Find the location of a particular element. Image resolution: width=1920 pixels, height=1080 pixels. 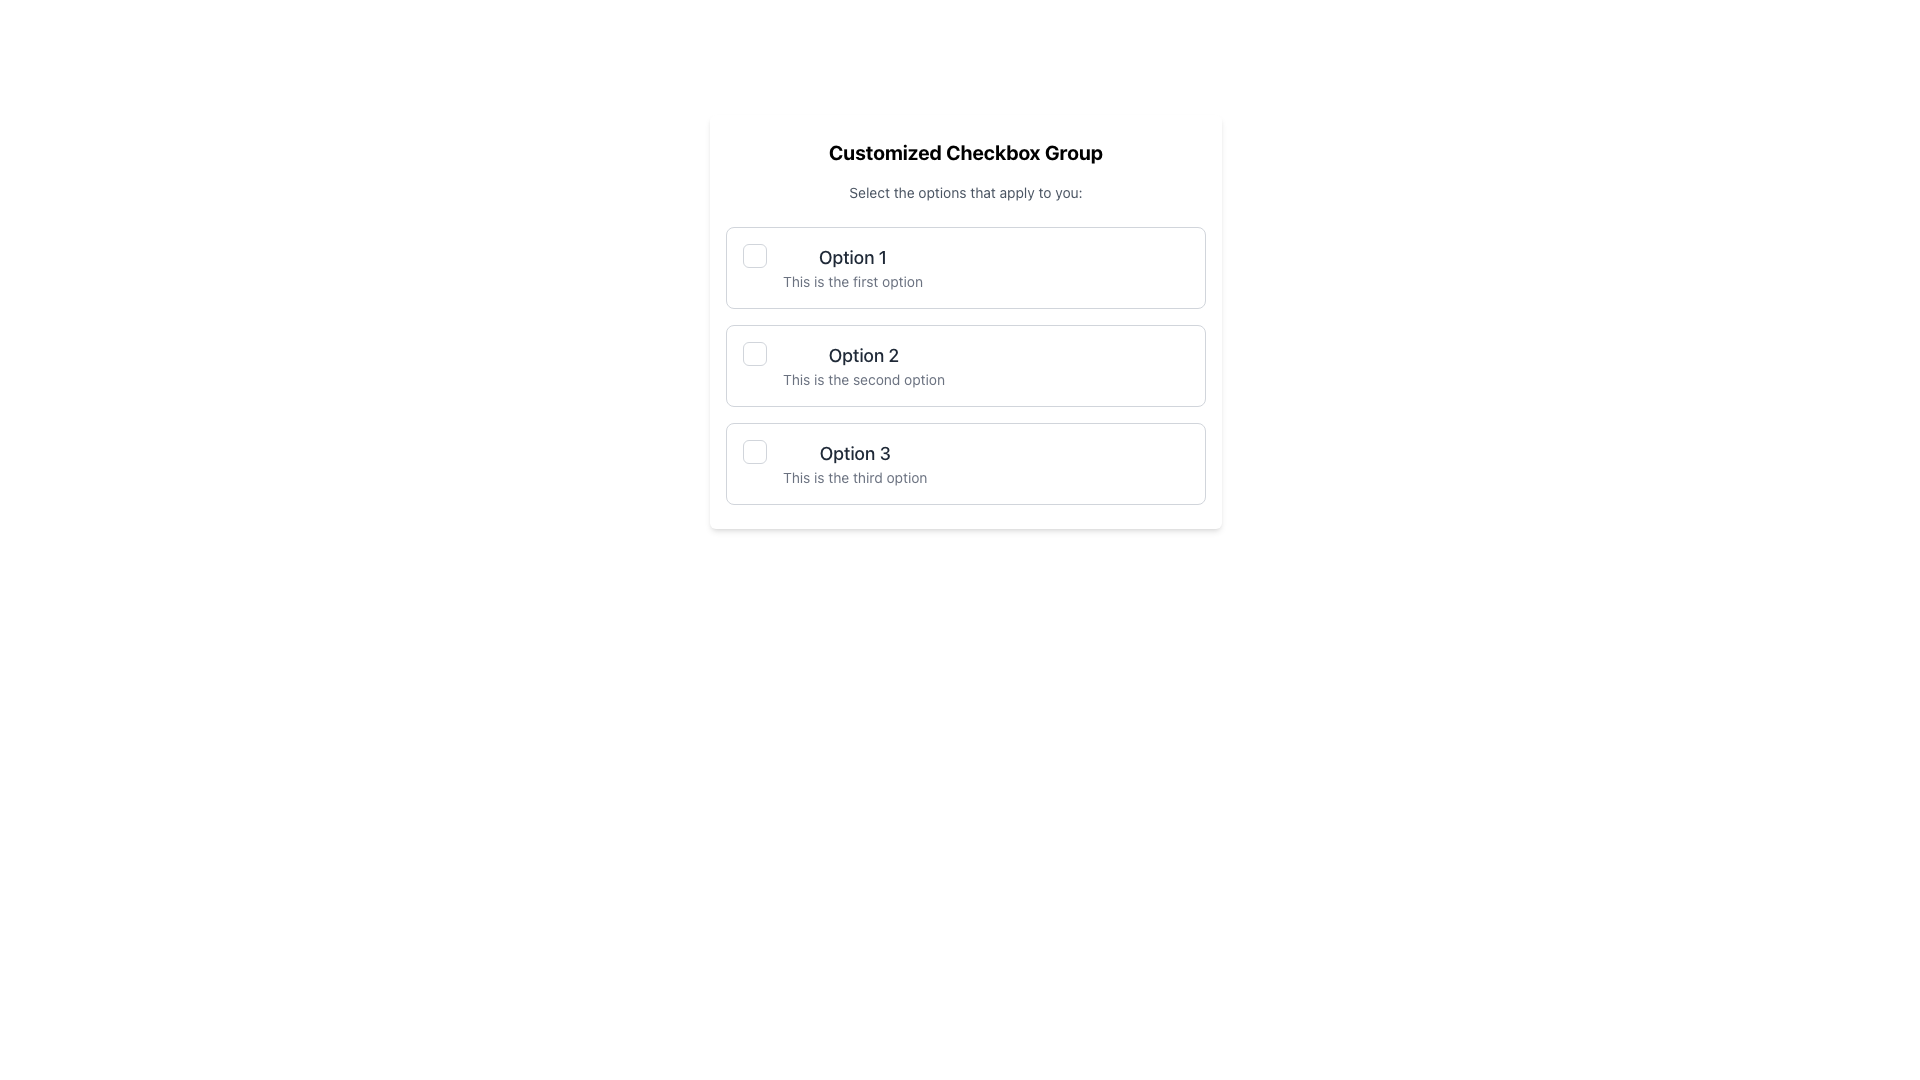

the Text Label with heading 'Option 3' that is the third item in a vertically stacked list of options is located at coordinates (855, 463).